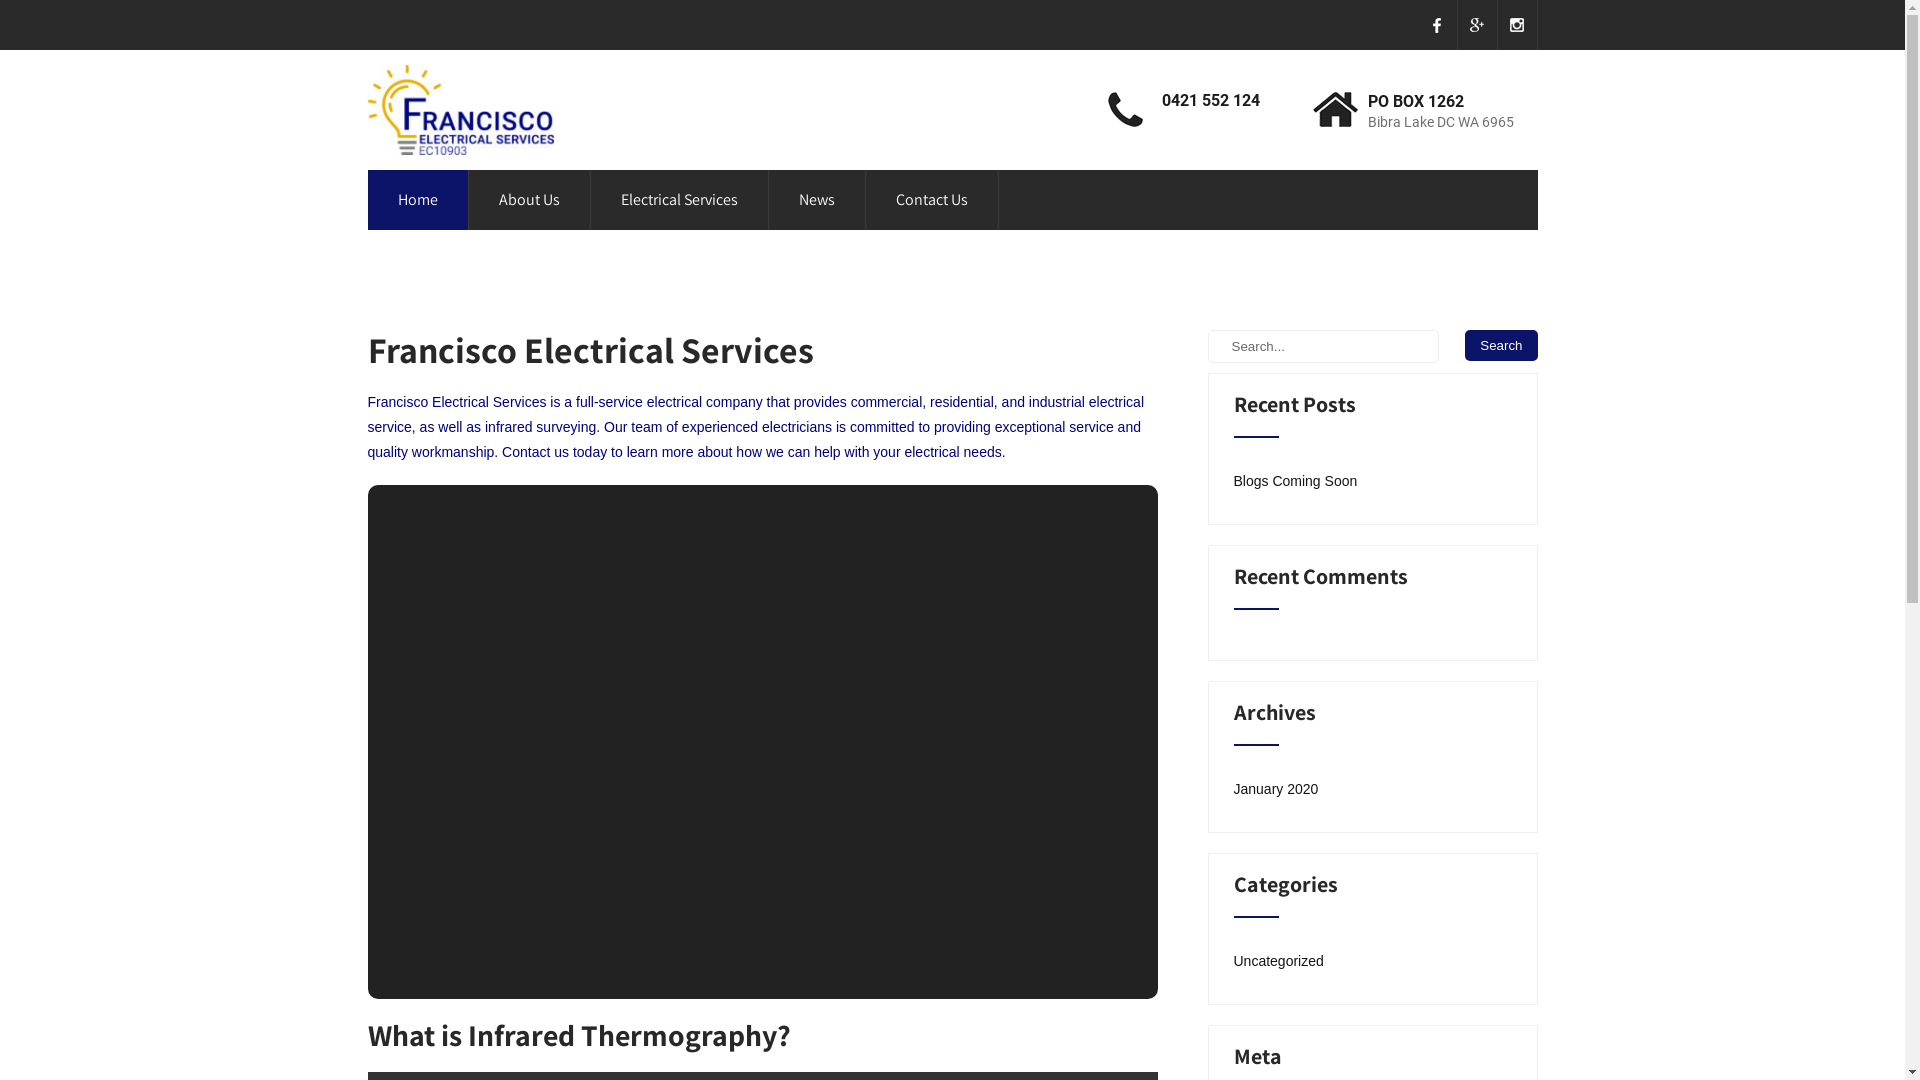 The height and width of the screenshot is (1080, 1920). Describe the element at coordinates (416, 200) in the screenshot. I see `'Home'` at that location.